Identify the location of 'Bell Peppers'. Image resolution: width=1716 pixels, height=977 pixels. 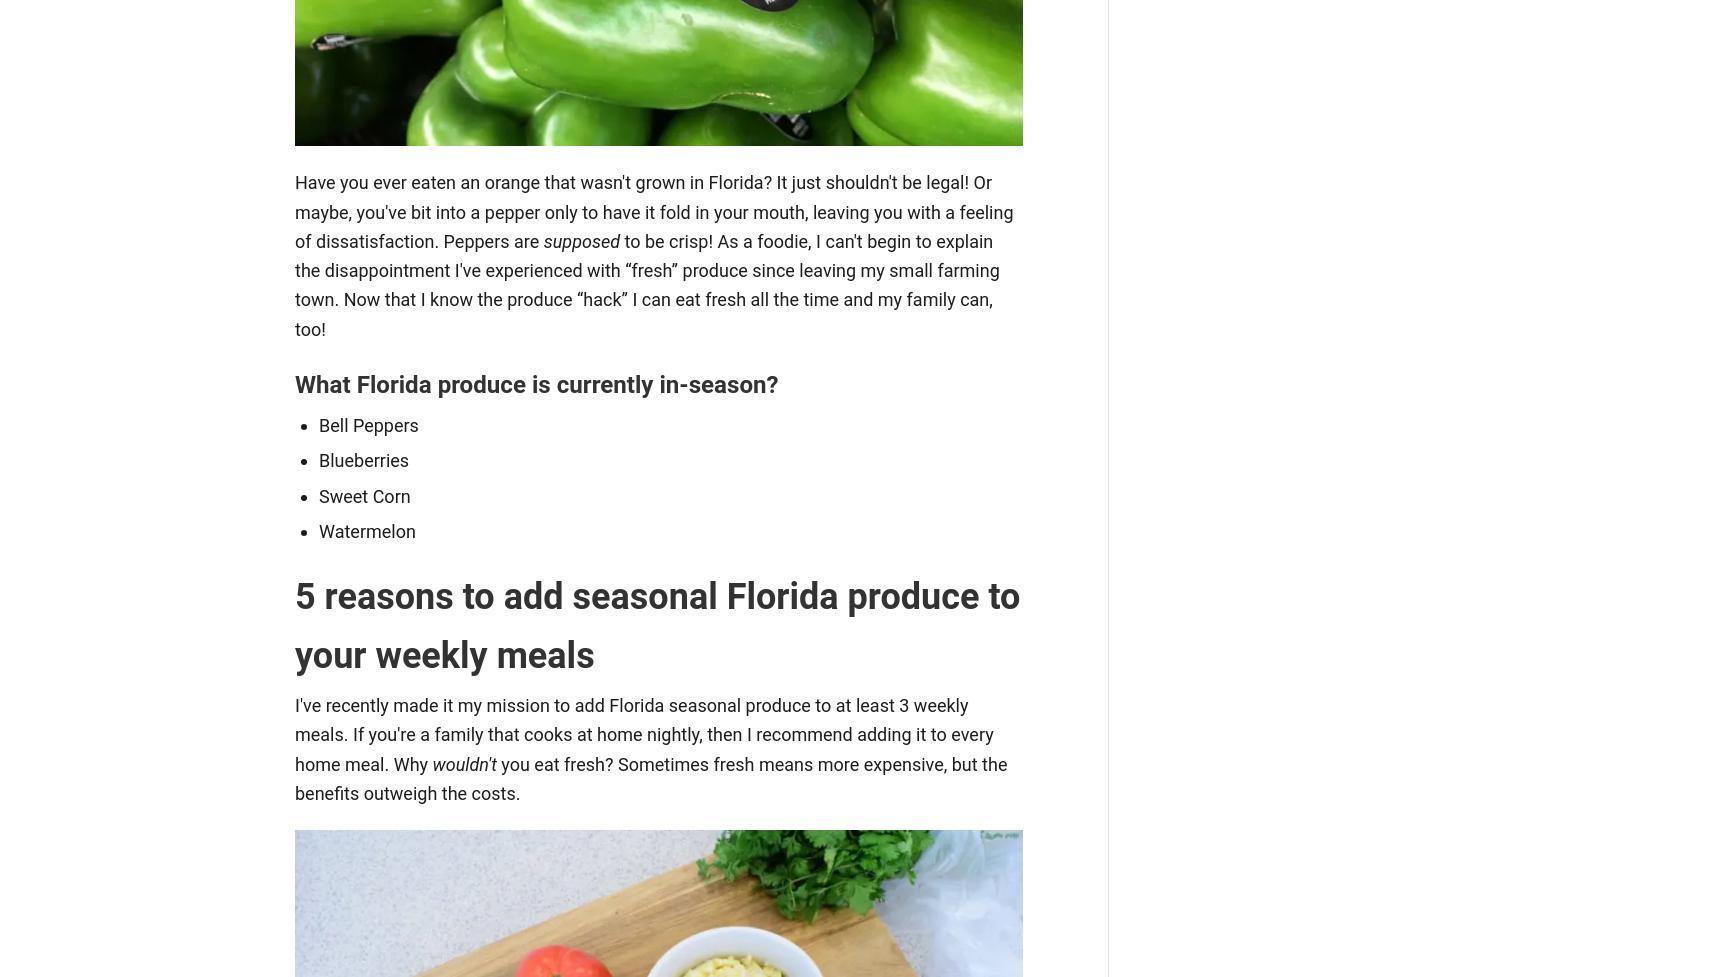
(368, 425).